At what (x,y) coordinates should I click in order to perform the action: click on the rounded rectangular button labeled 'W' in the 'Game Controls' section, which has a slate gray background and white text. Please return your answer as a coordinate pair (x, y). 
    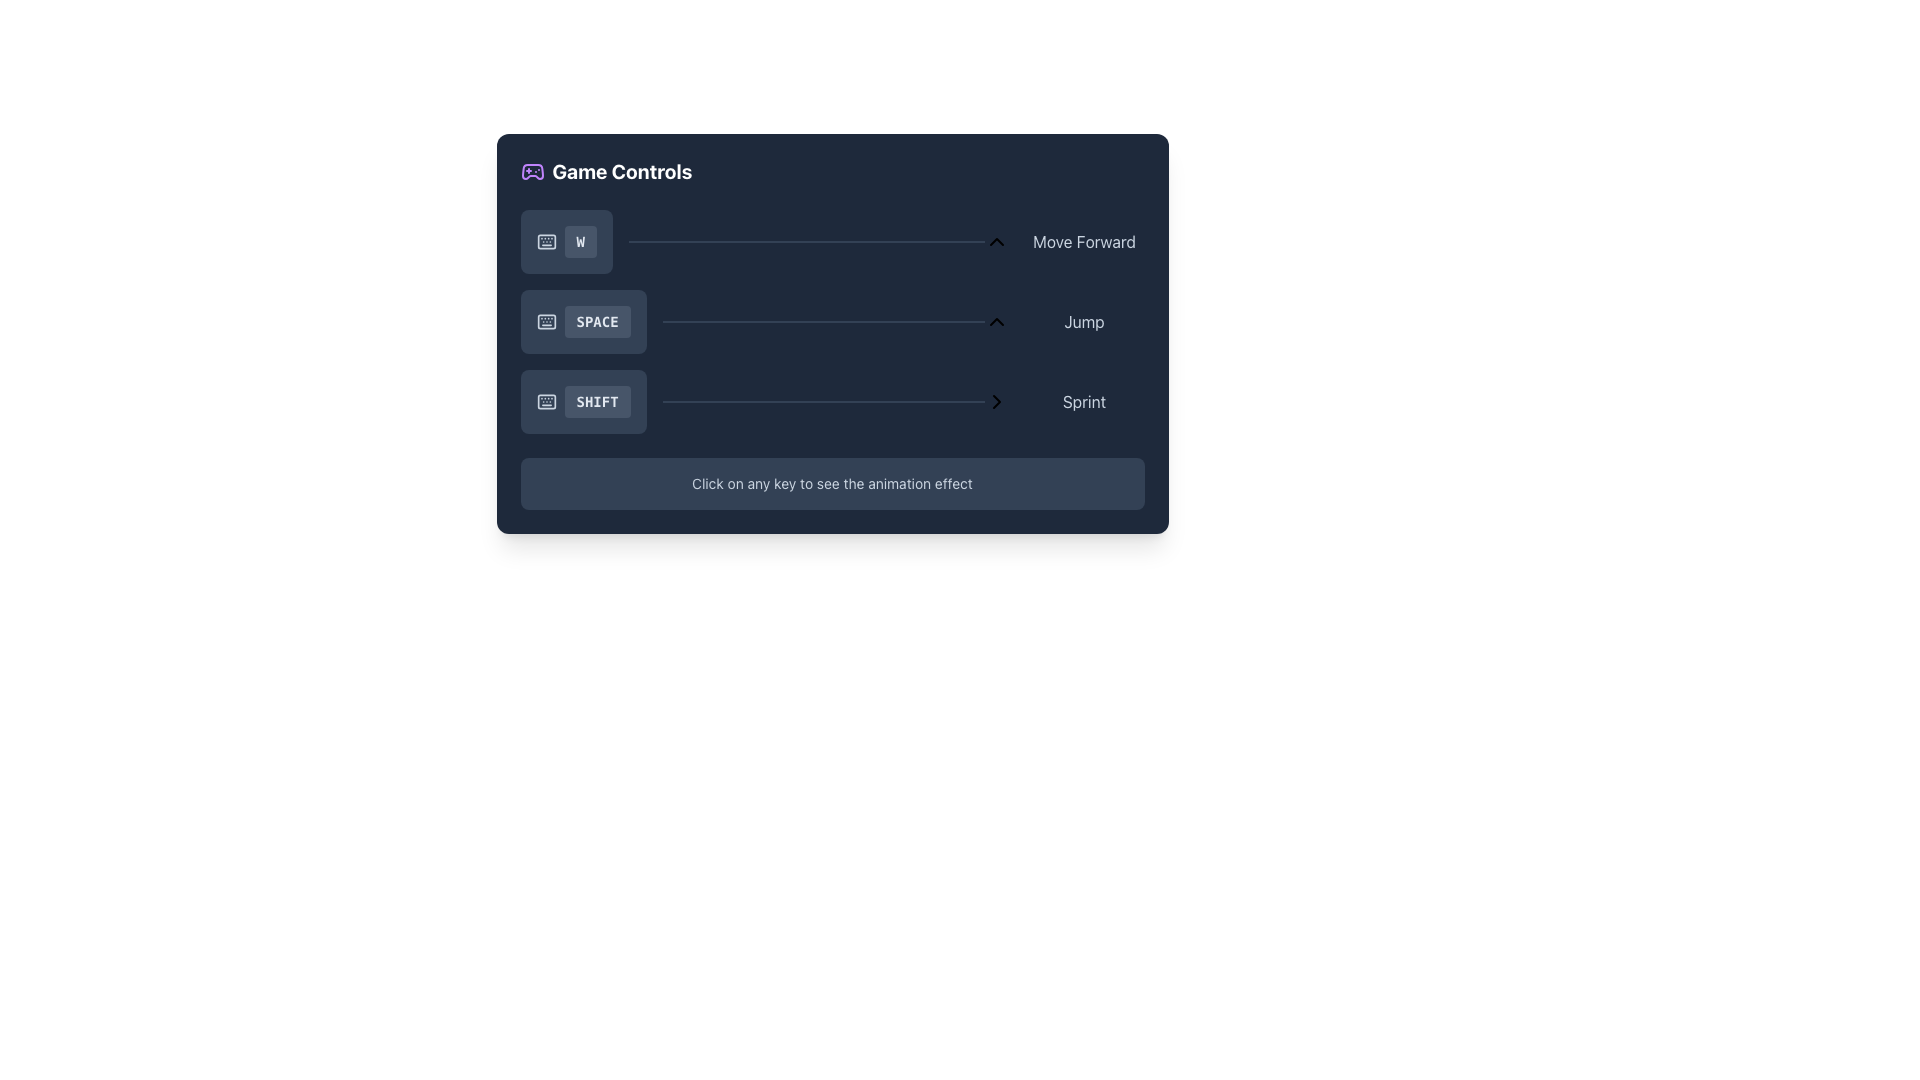
    Looking at the image, I should click on (565, 241).